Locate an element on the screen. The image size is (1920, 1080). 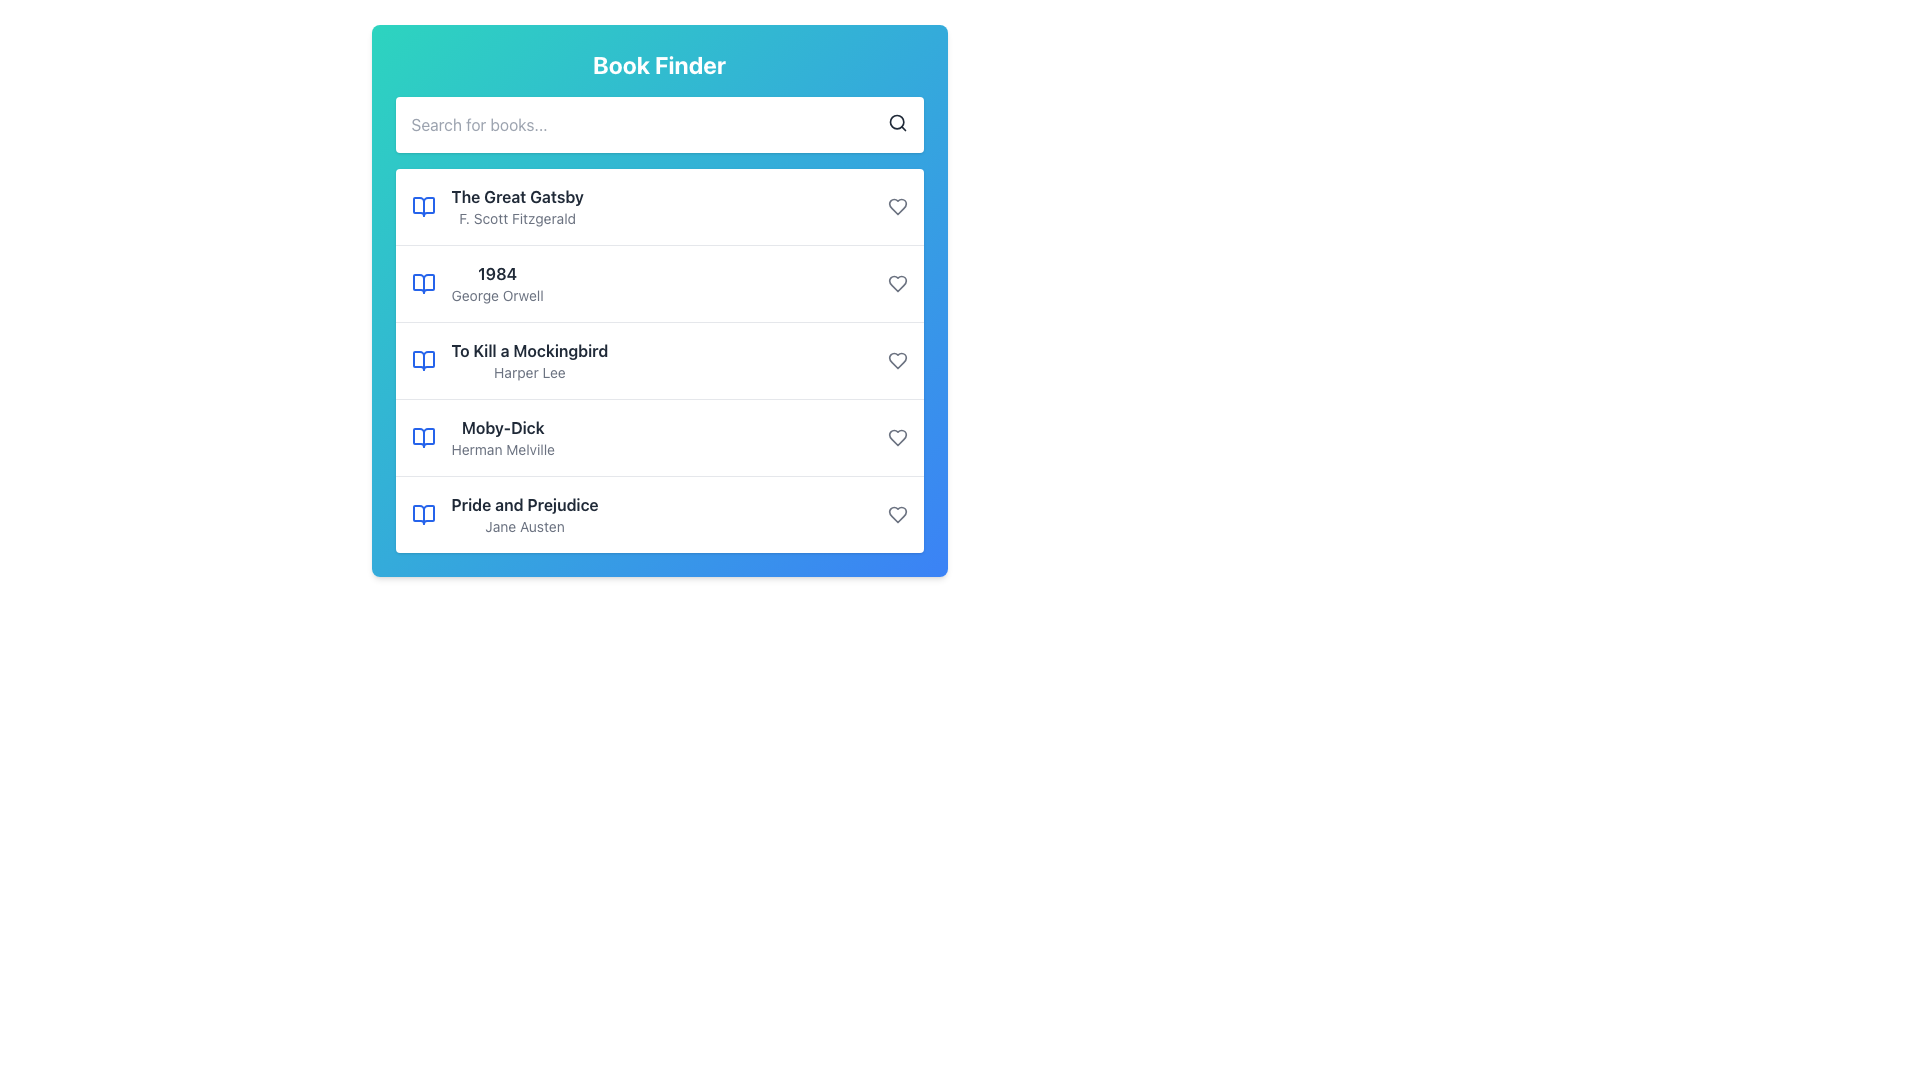
the heart-shaped icon next to the title 'The Great Gatsby' is located at coordinates (896, 207).